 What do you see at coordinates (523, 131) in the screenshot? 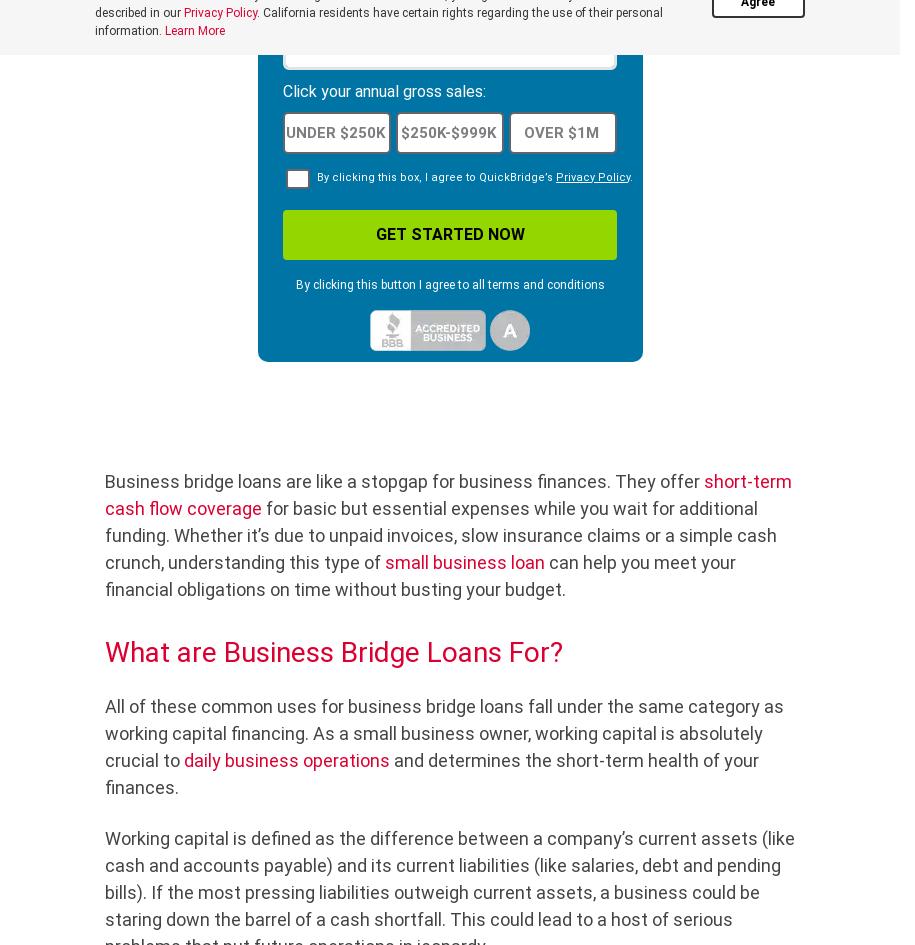
I see `'Over $1m'` at bounding box center [523, 131].